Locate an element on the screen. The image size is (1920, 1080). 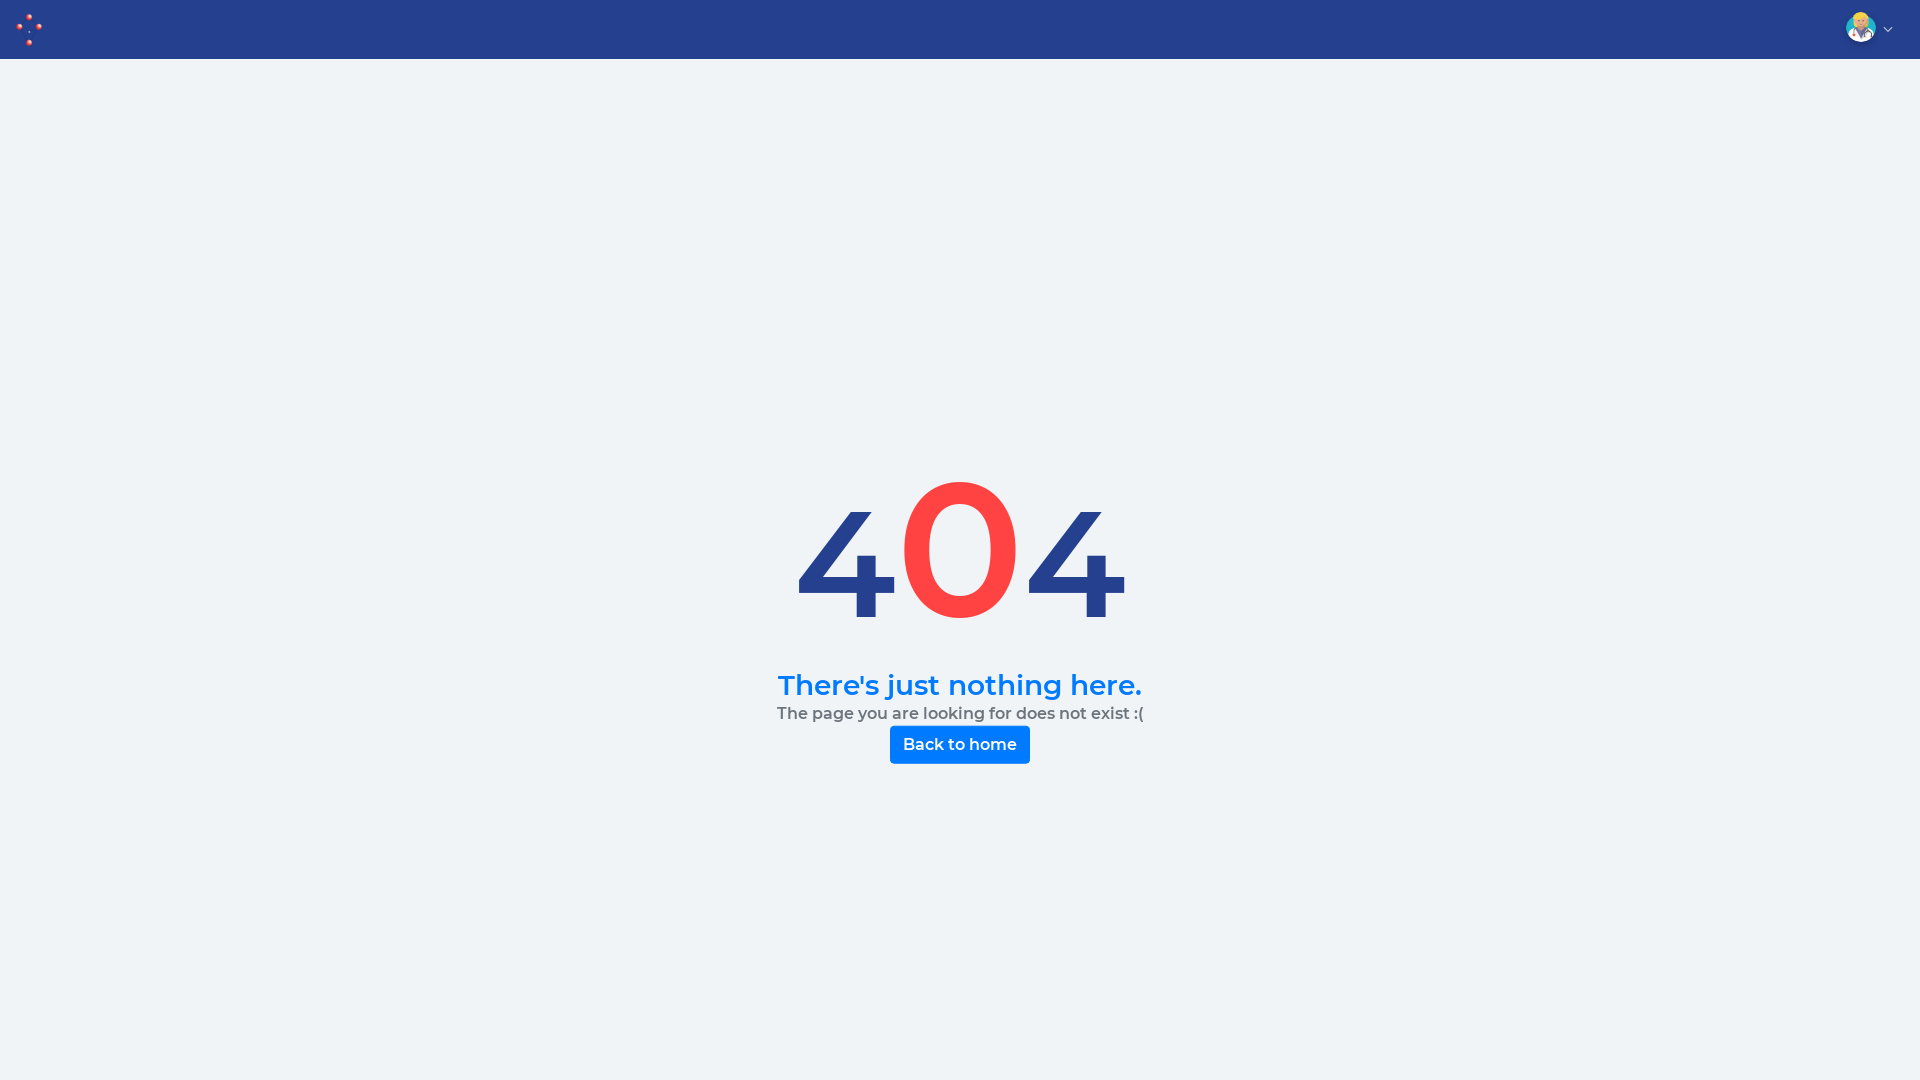
'Back to home' is located at coordinates (960, 744).